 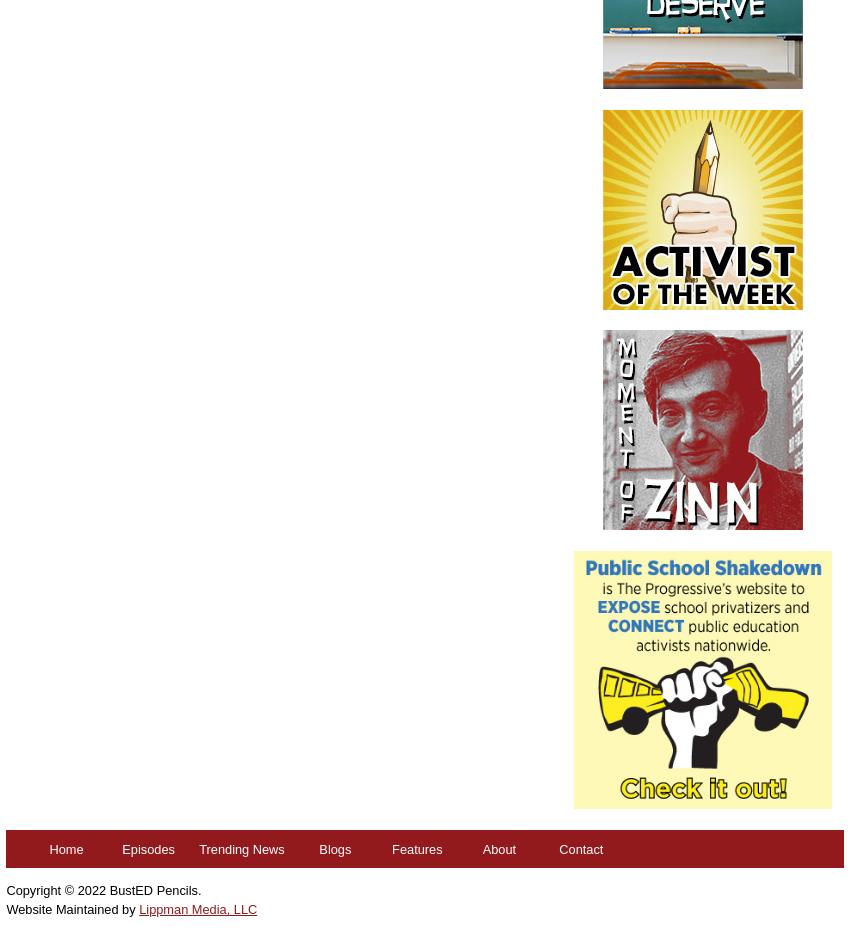 I want to click on 'Copyright © 2022 BustED Pencils.', so click(x=102, y=890).